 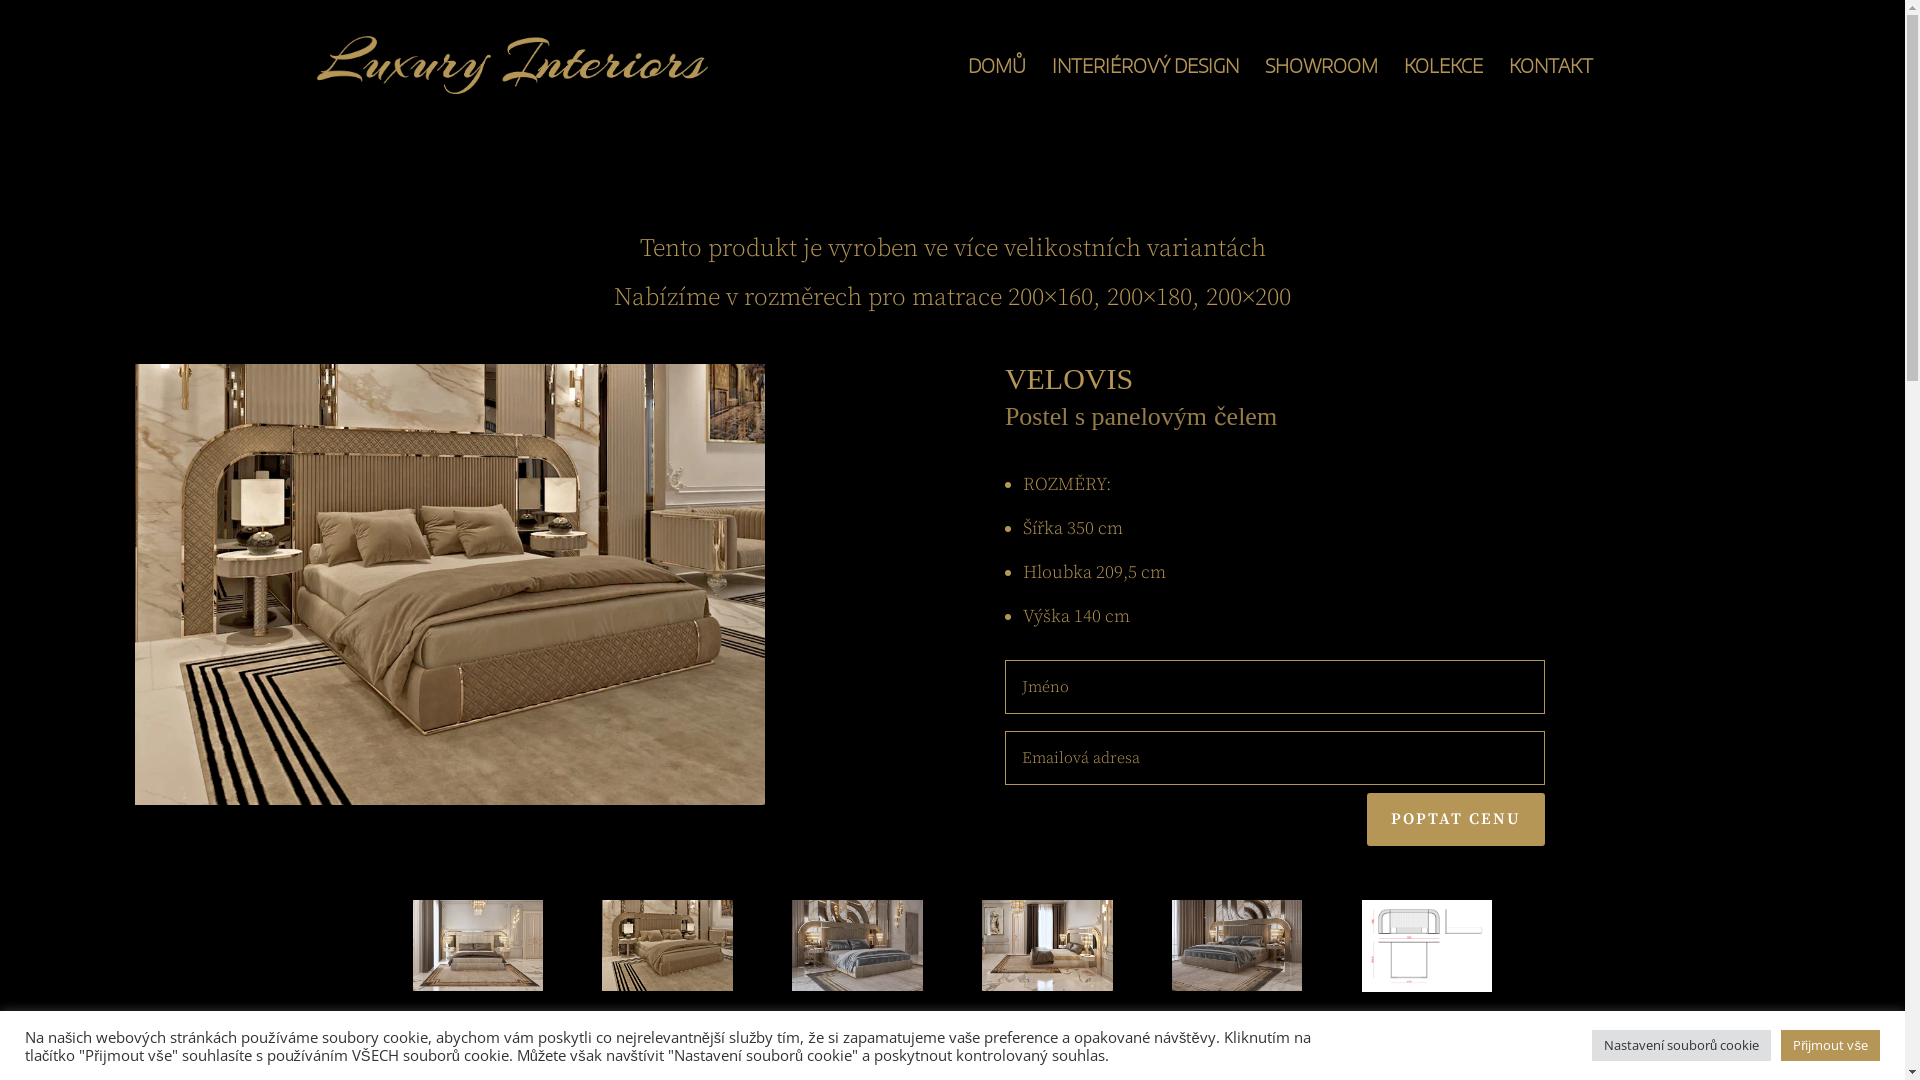 I want to click on 'SHOWROOM', so click(x=1320, y=93).